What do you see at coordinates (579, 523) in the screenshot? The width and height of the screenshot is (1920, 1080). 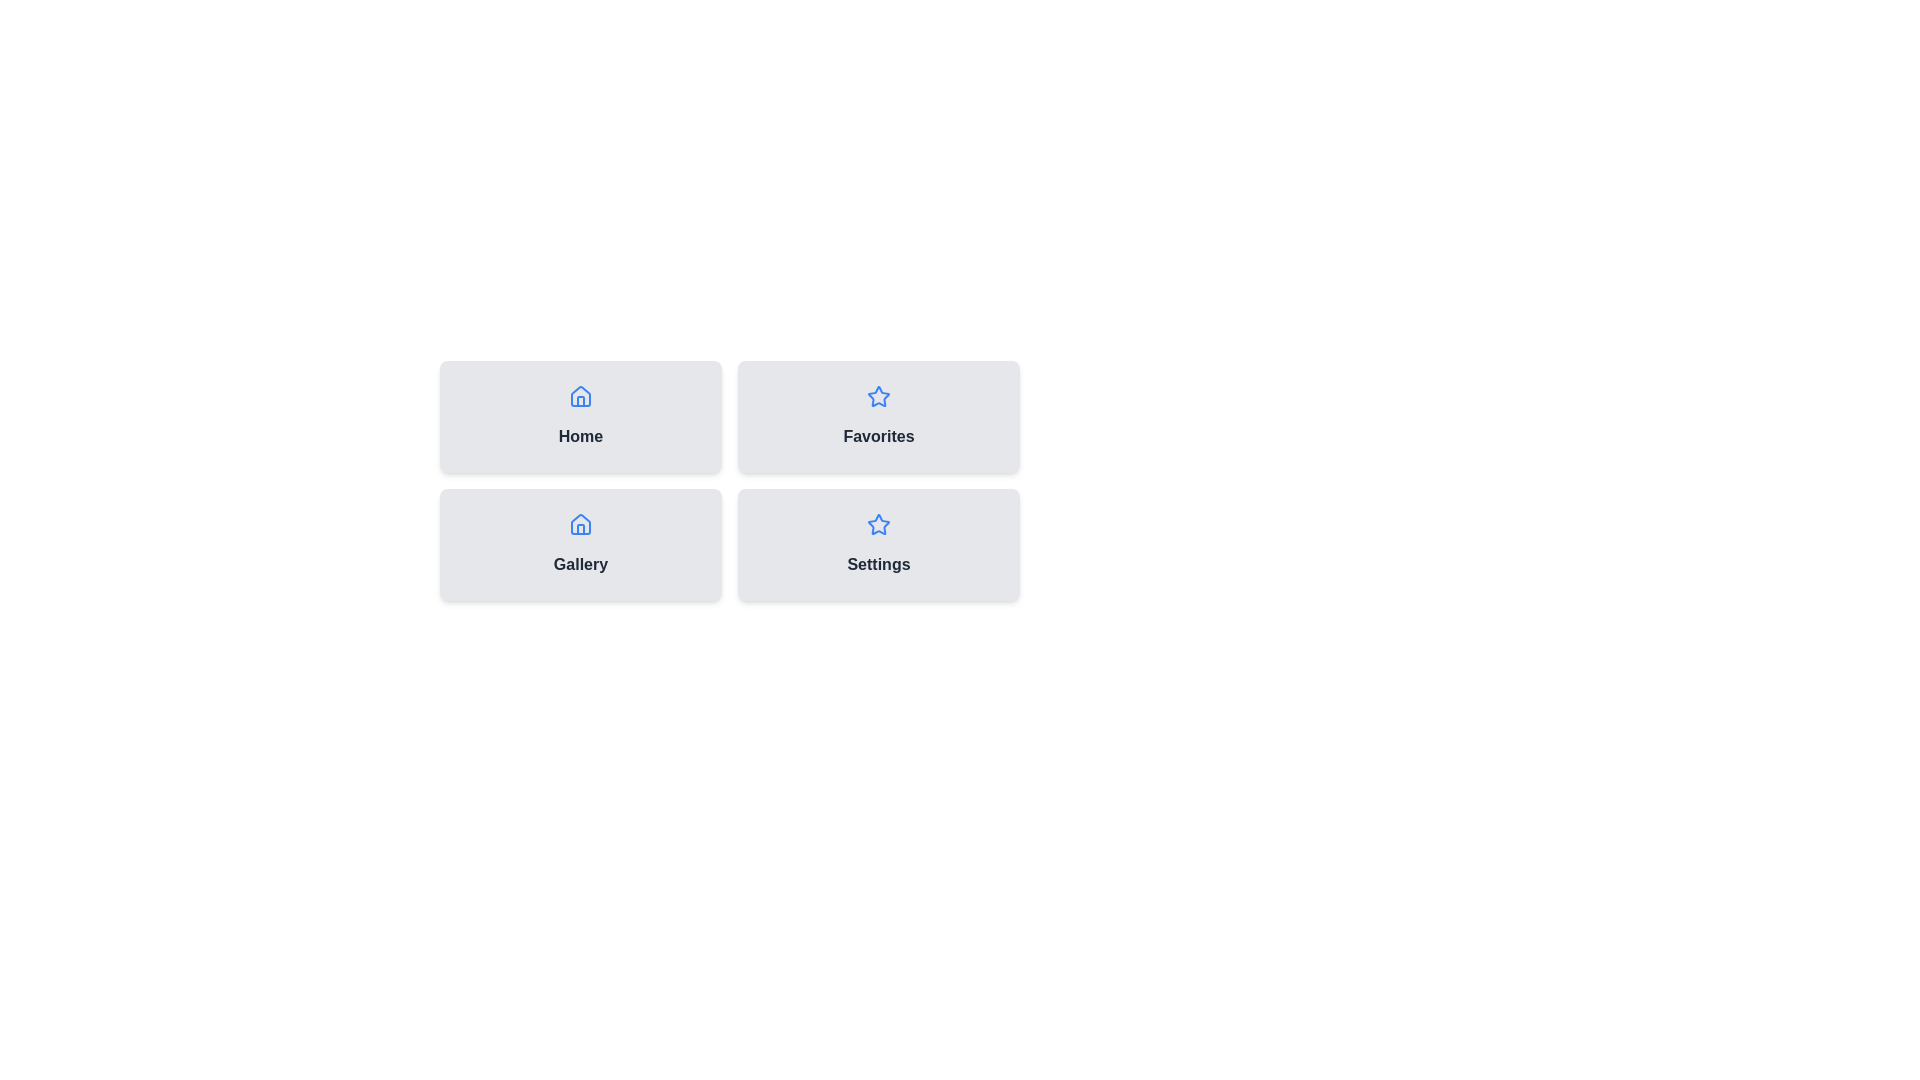 I see `the 'Home' icon located in the top-left quadrant of the application, which serves as a visual representation of the main page functionality` at bounding box center [579, 523].